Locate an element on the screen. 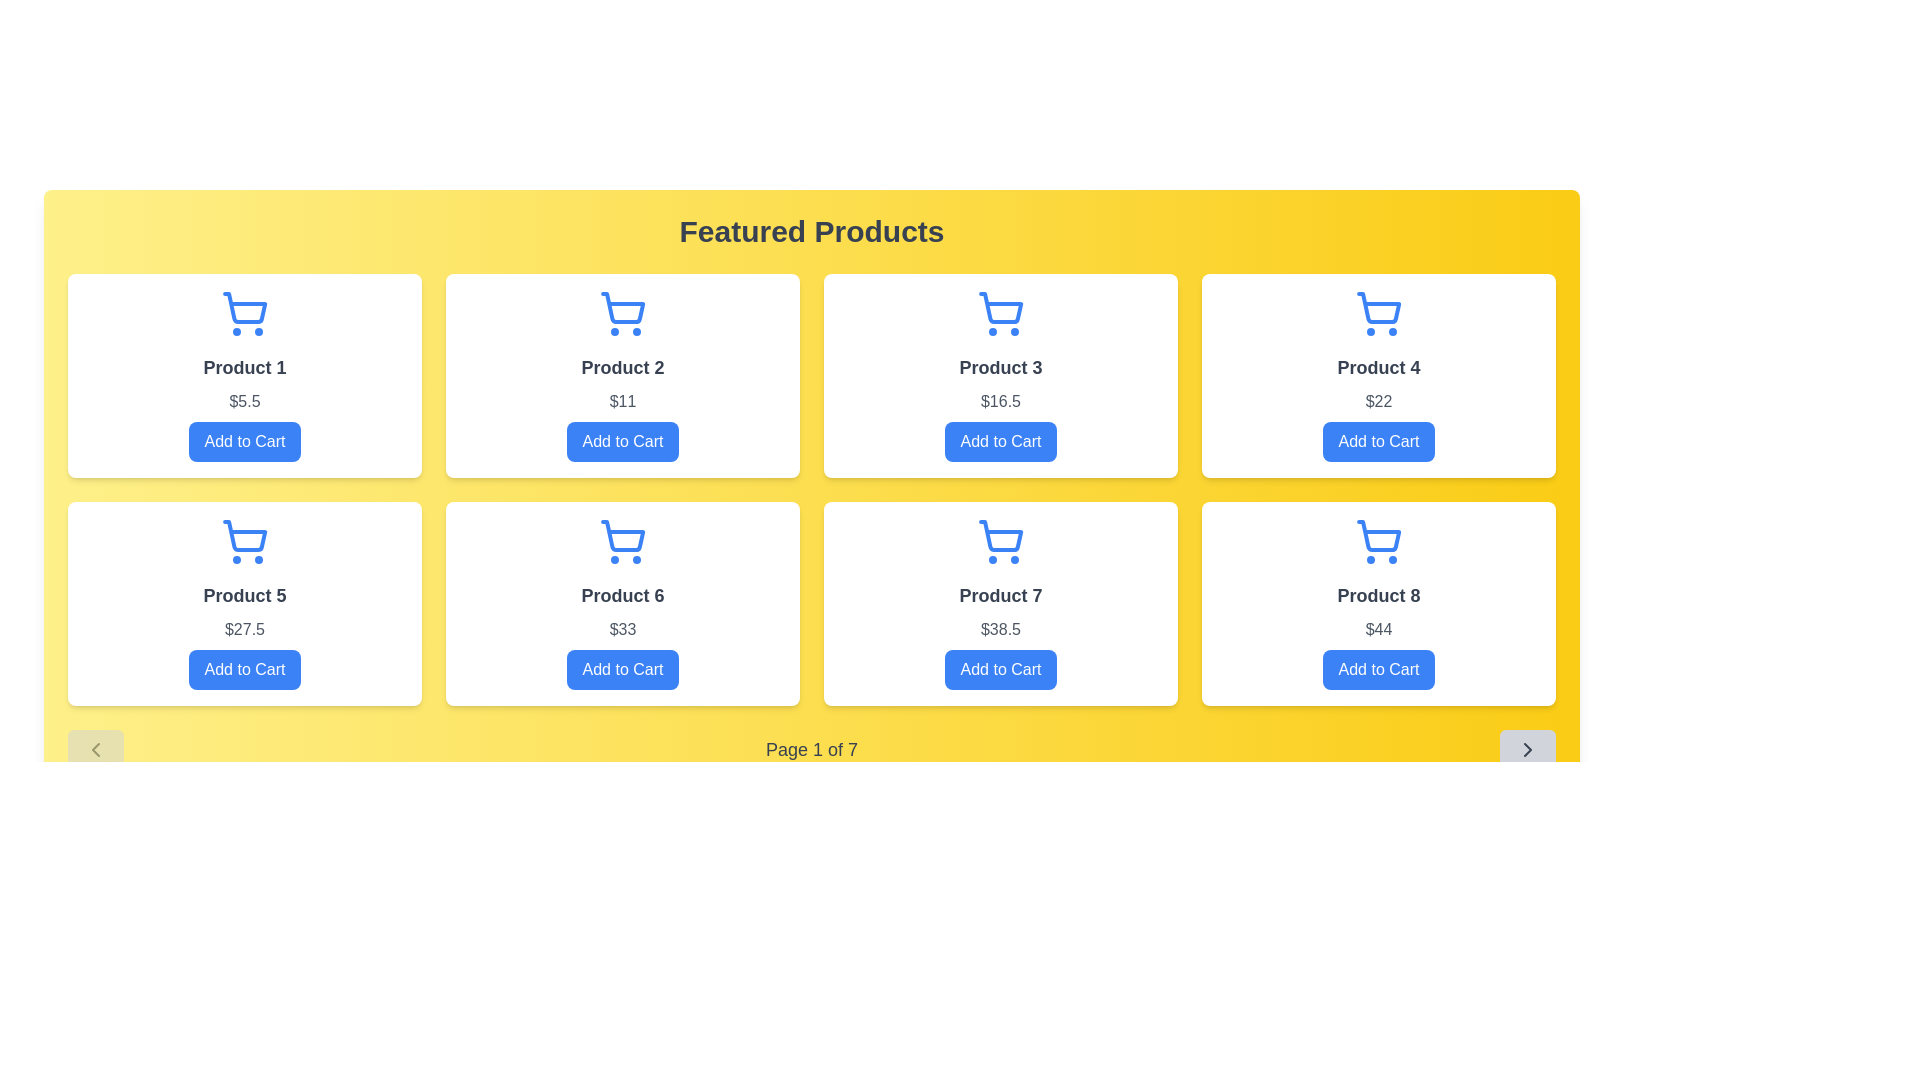 This screenshot has height=1080, width=1920. the small rectangular button with a light gray background and rounded corners, located at the bottom-right corner of the layout is located at coordinates (1526, 749).